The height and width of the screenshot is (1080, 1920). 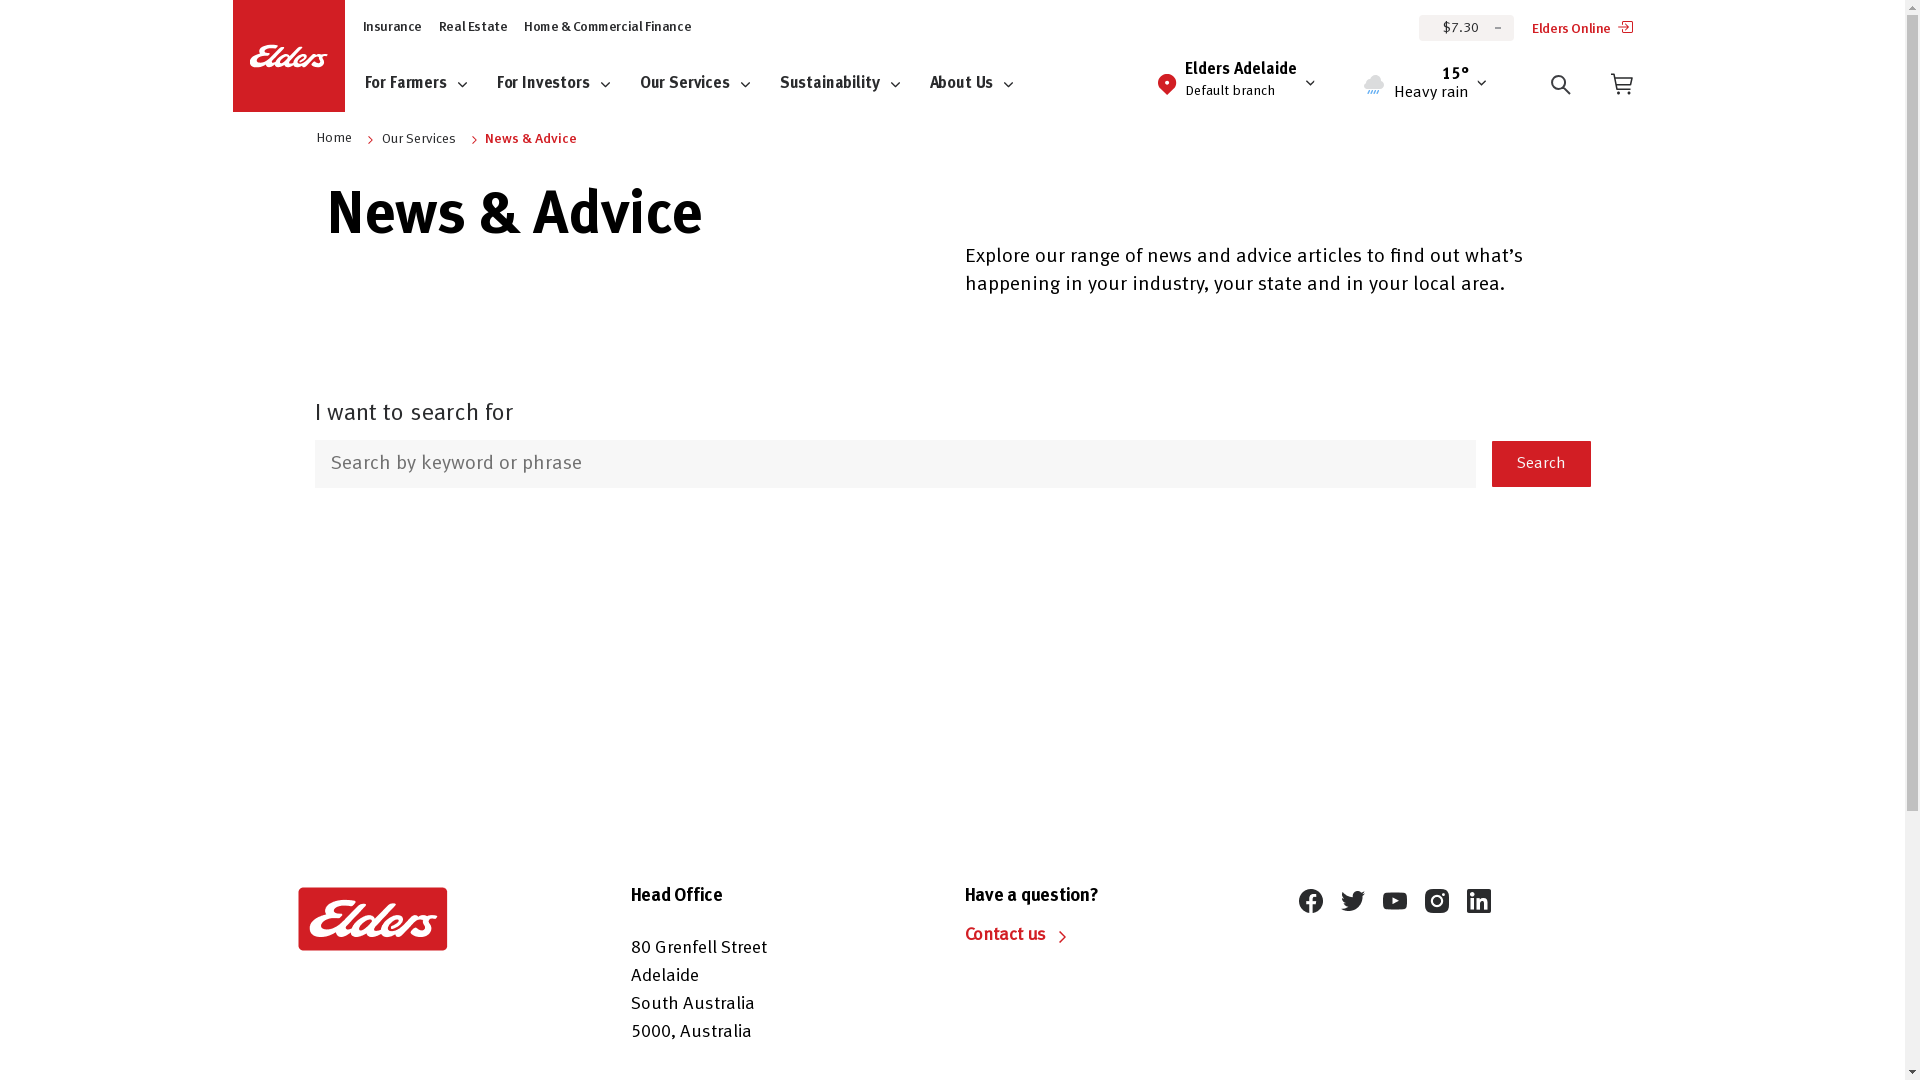 What do you see at coordinates (1581, 30) in the screenshot?
I see `'Elders Online'` at bounding box center [1581, 30].